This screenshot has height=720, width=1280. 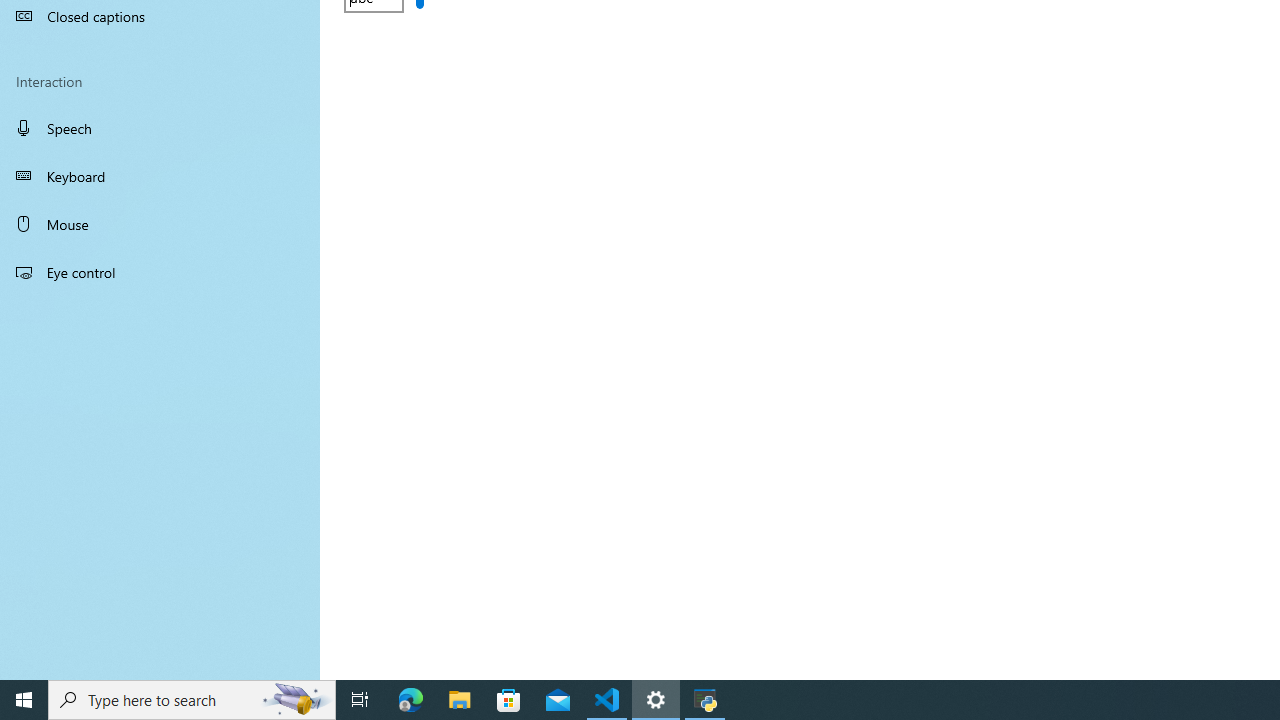 I want to click on 'Start', so click(x=24, y=698).